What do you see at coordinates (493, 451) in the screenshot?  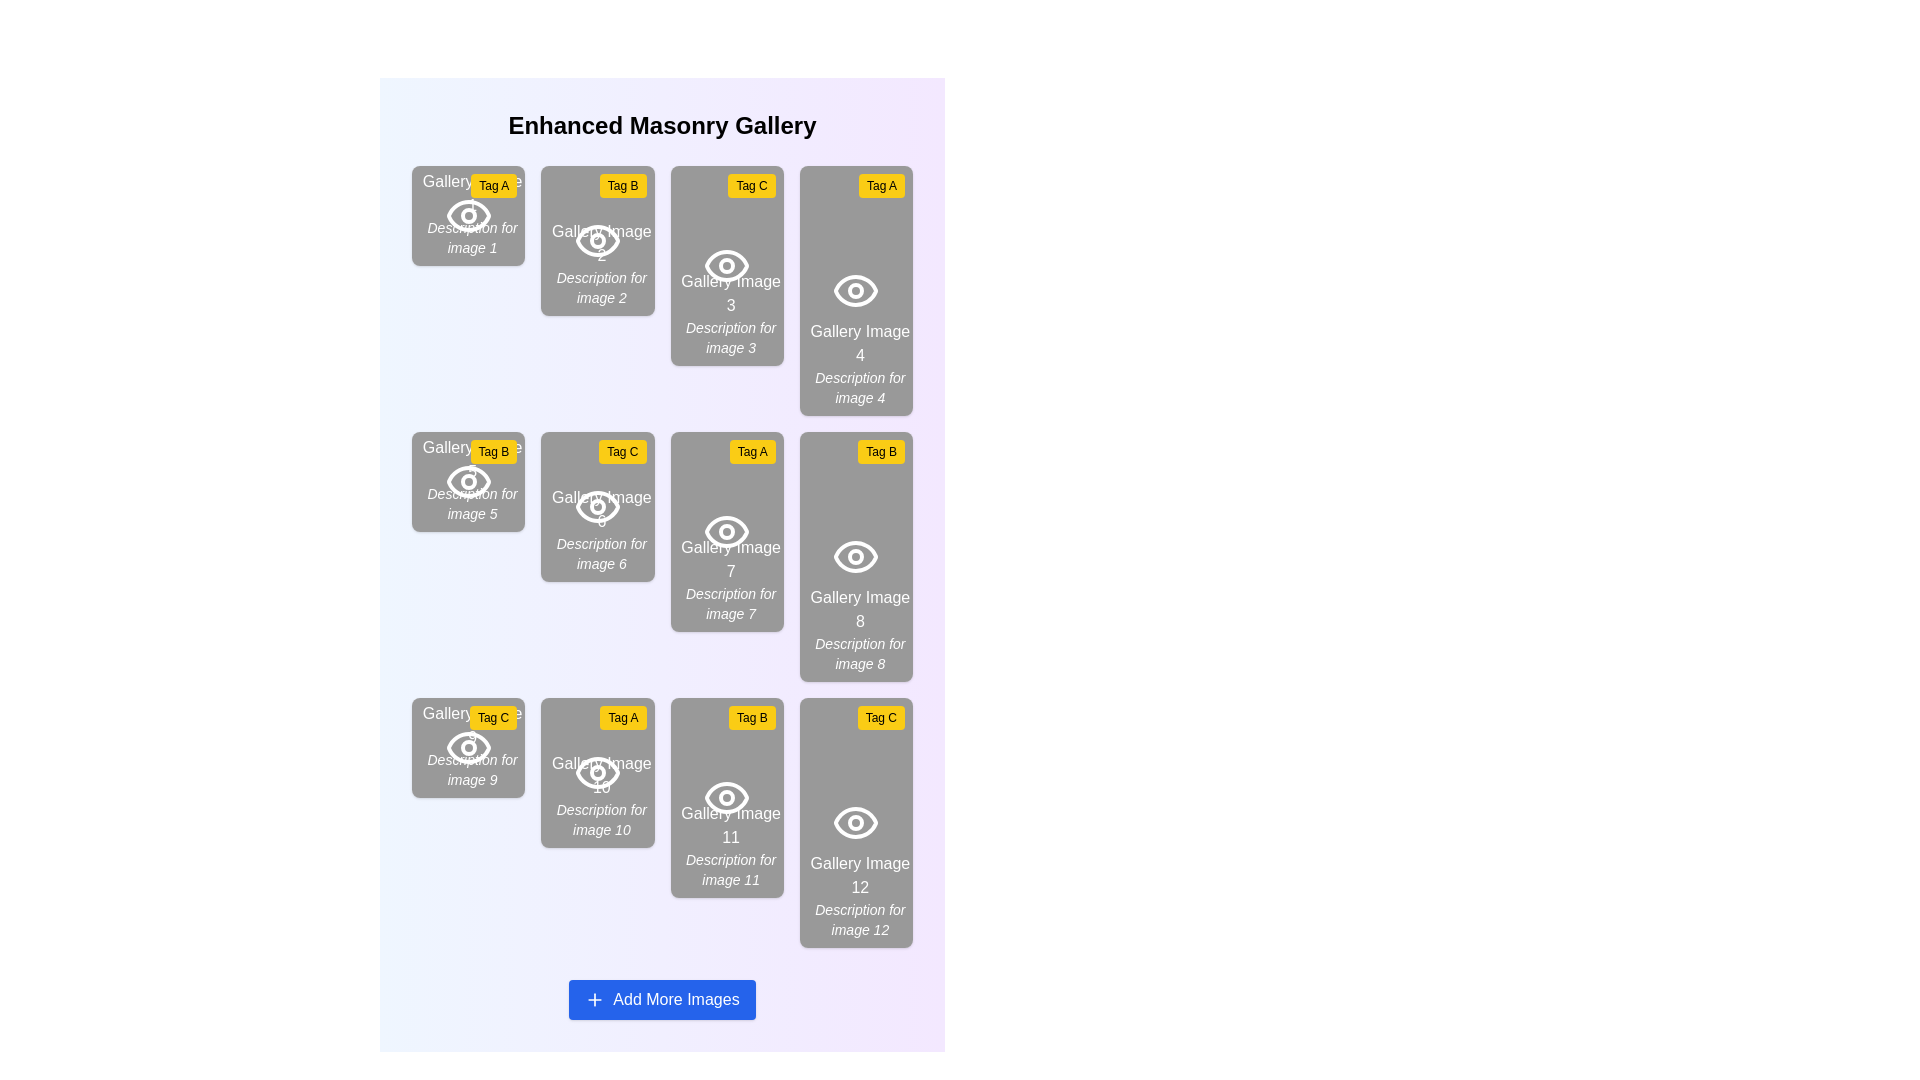 I see `the label with the yellow background and the text 'Tag B' to read its content` at bounding box center [493, 451].